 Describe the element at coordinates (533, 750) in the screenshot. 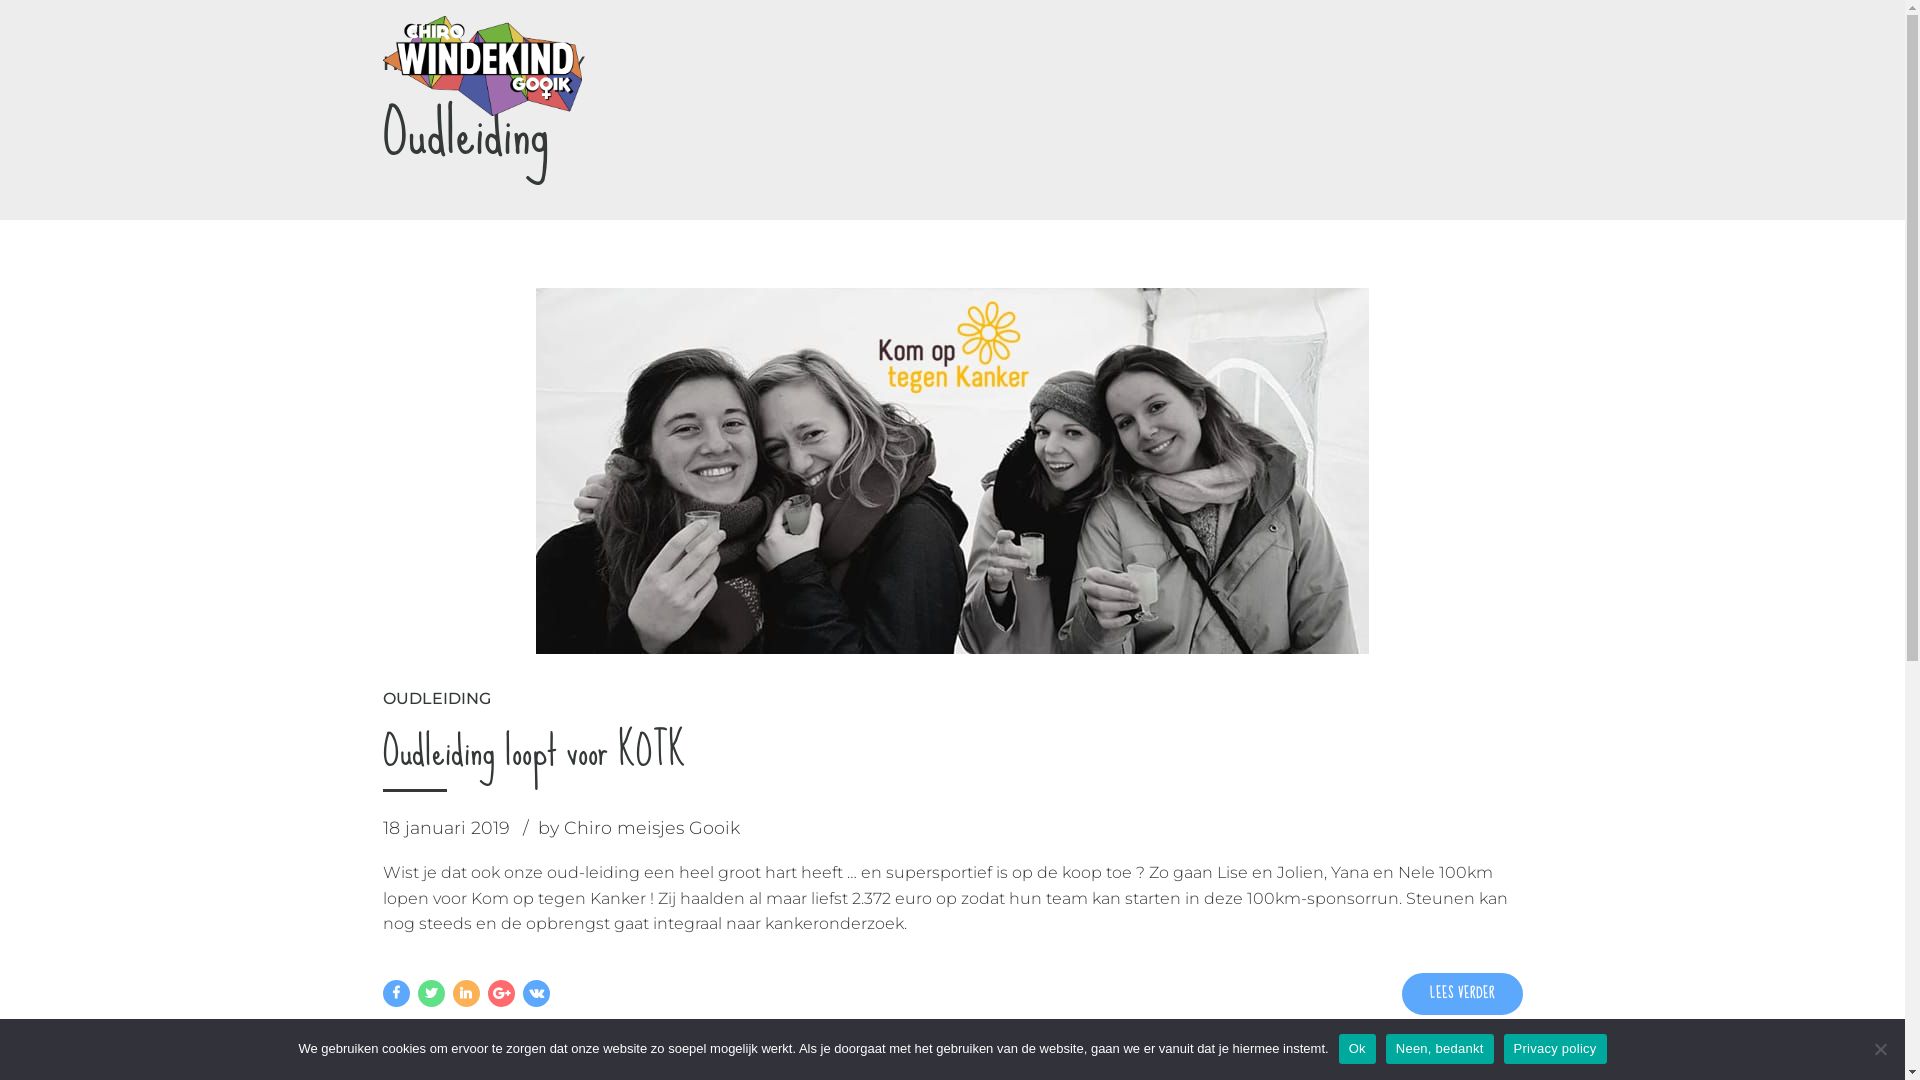

I see `'Oudleiding loopt voor KOTK'` at that location.